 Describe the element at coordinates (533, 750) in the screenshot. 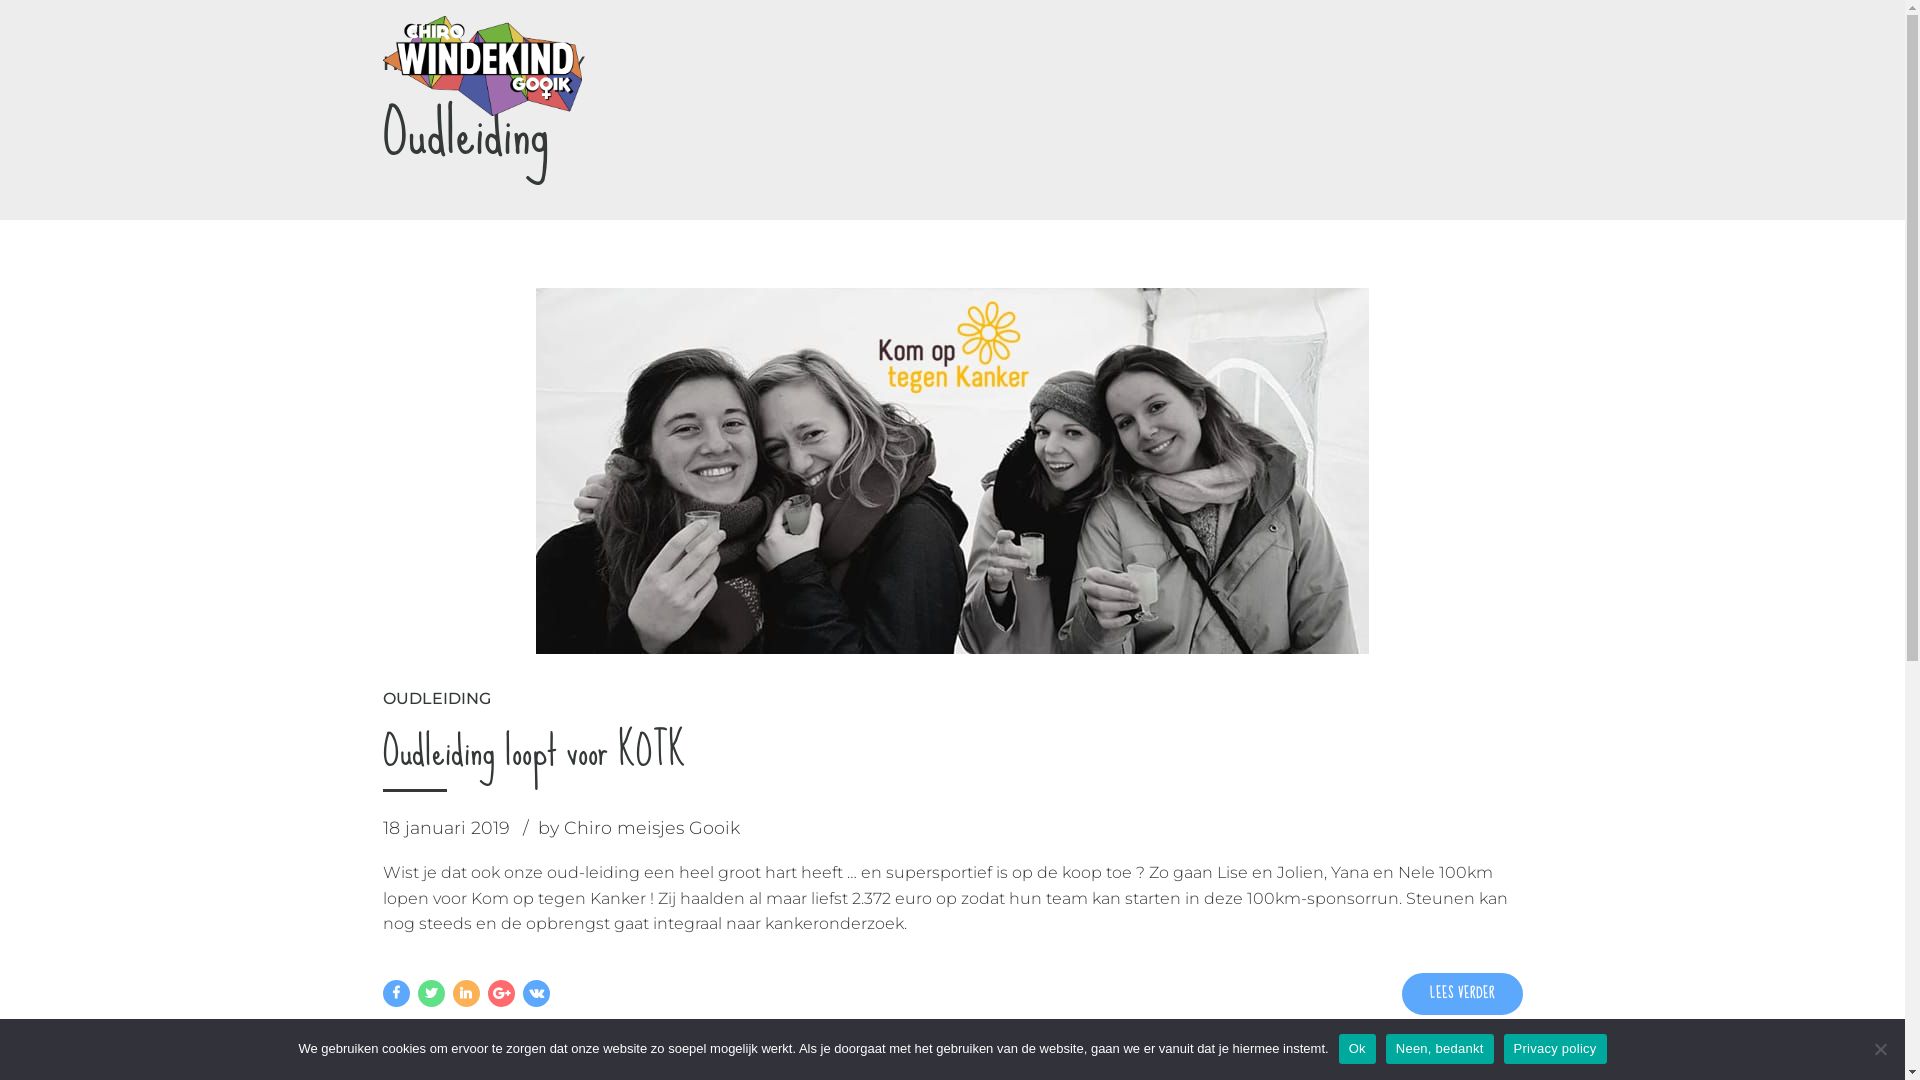

I see `'Oudleiding loopt voor KOTK'` at that location.